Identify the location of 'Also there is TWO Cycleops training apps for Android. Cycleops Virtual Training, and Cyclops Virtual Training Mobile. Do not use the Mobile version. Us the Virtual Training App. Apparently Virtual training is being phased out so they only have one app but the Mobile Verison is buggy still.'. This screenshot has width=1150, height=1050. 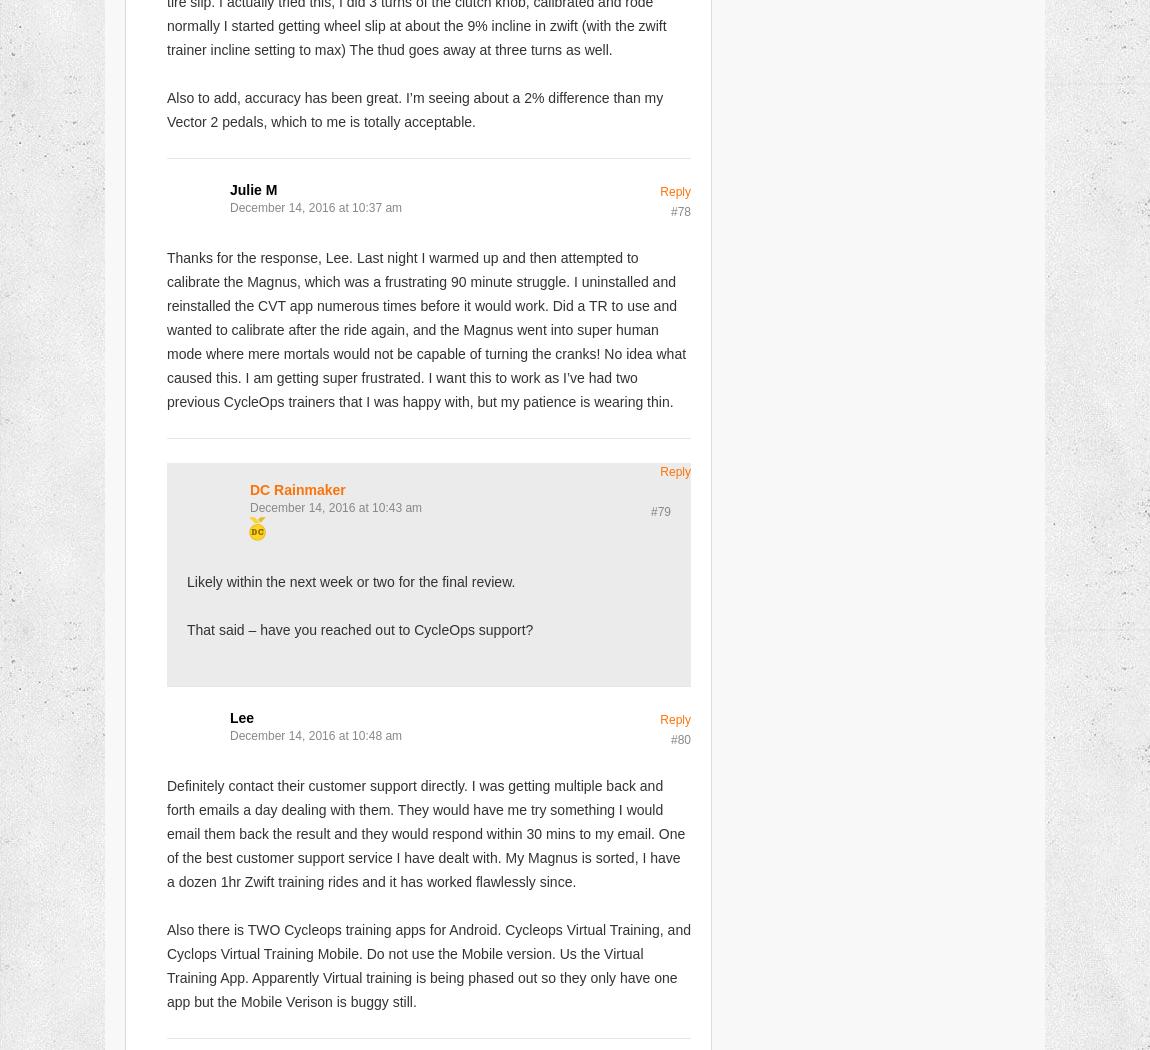
(428, 963).